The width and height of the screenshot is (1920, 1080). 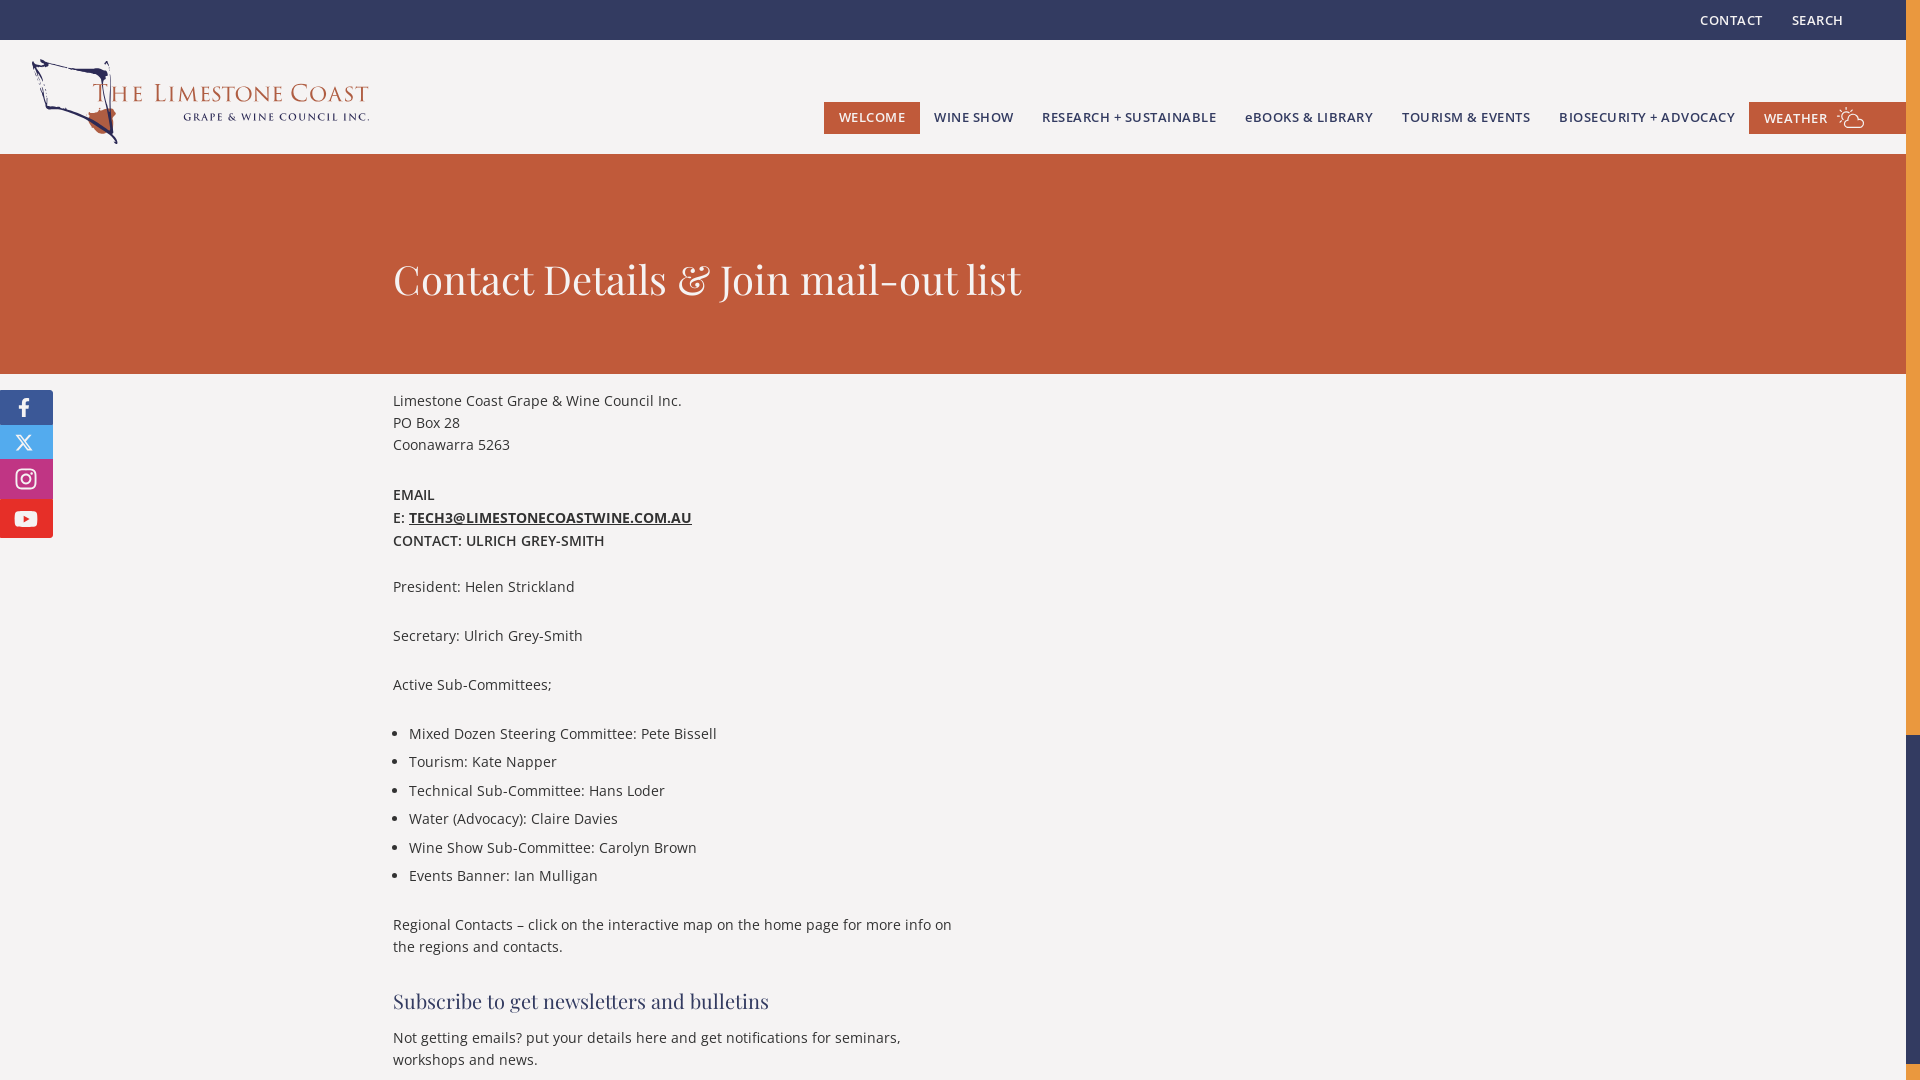 What do you see at coordinates (1817, 19) in the screenshot?
I see `'SEARCH'` at bounding box center [1817, 19].